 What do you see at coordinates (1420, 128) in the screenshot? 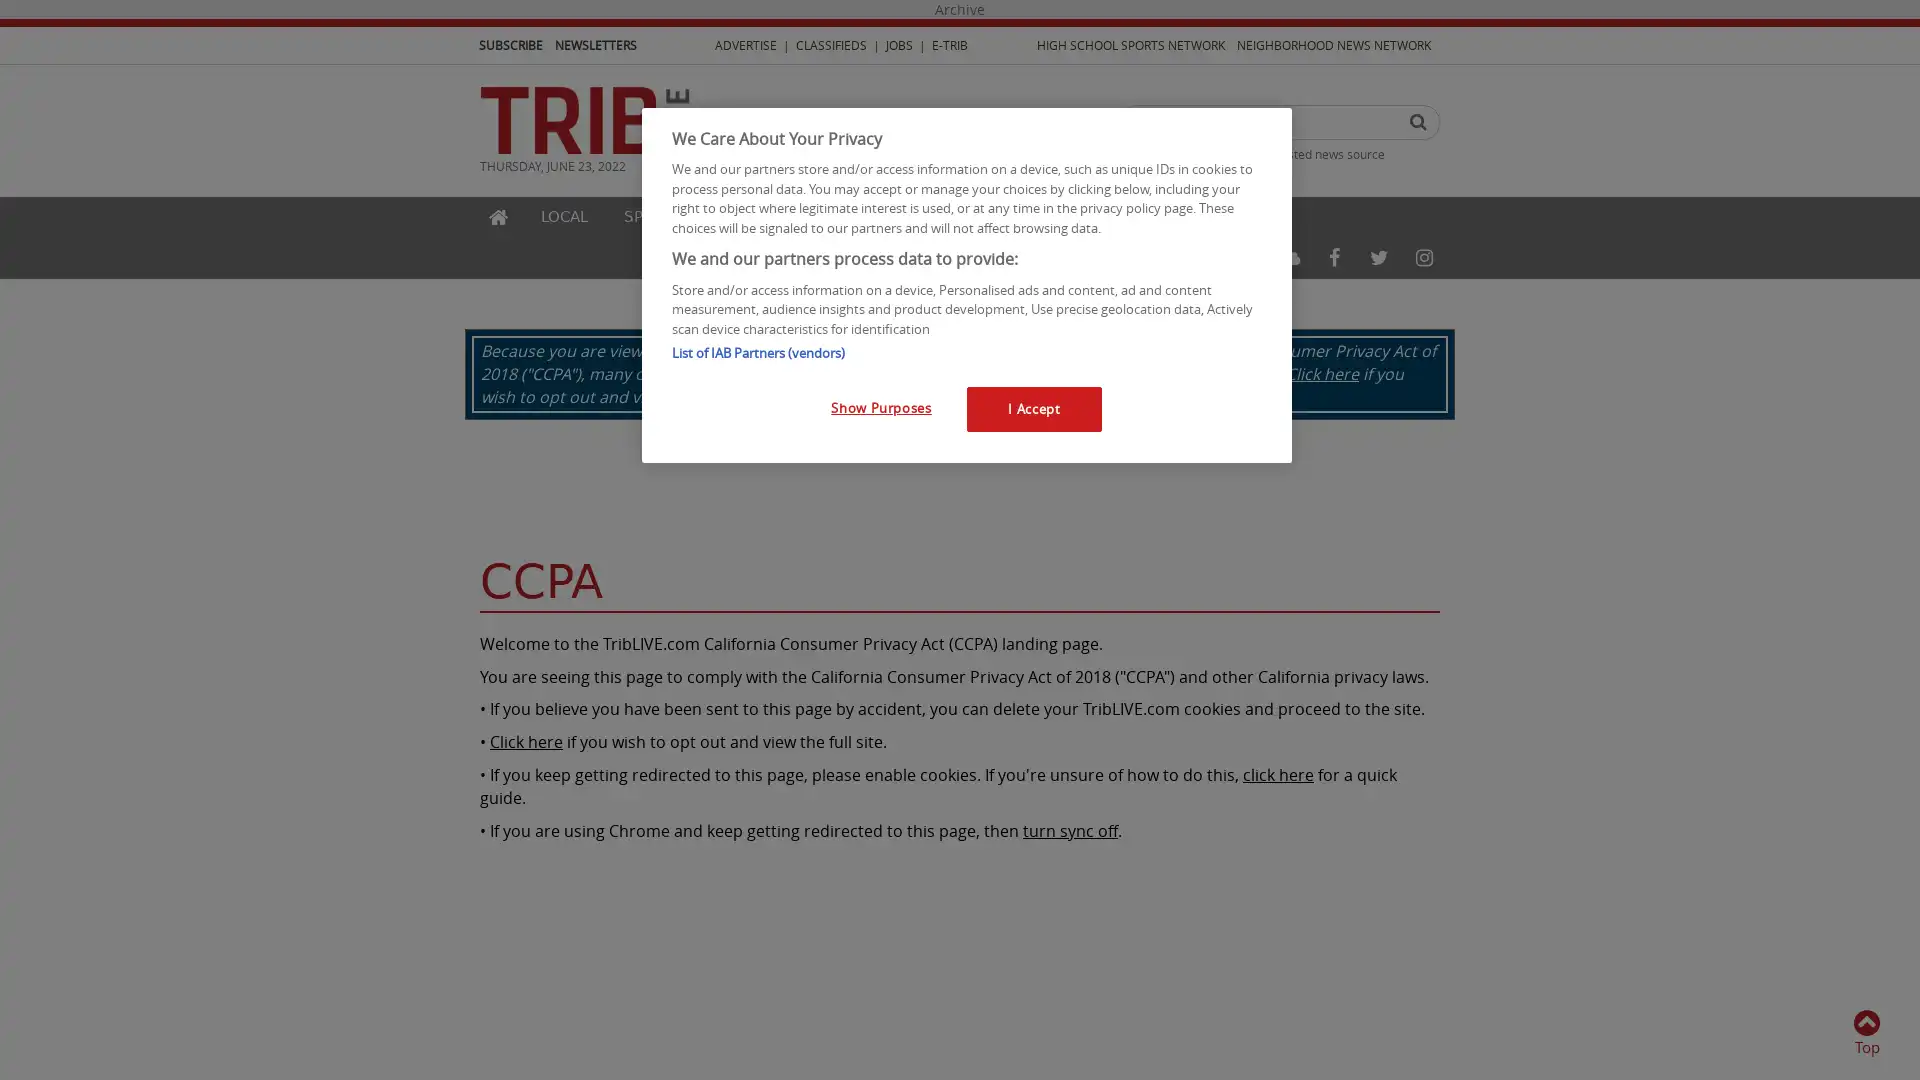
I see `Search` at bounding box center [1420, 128].